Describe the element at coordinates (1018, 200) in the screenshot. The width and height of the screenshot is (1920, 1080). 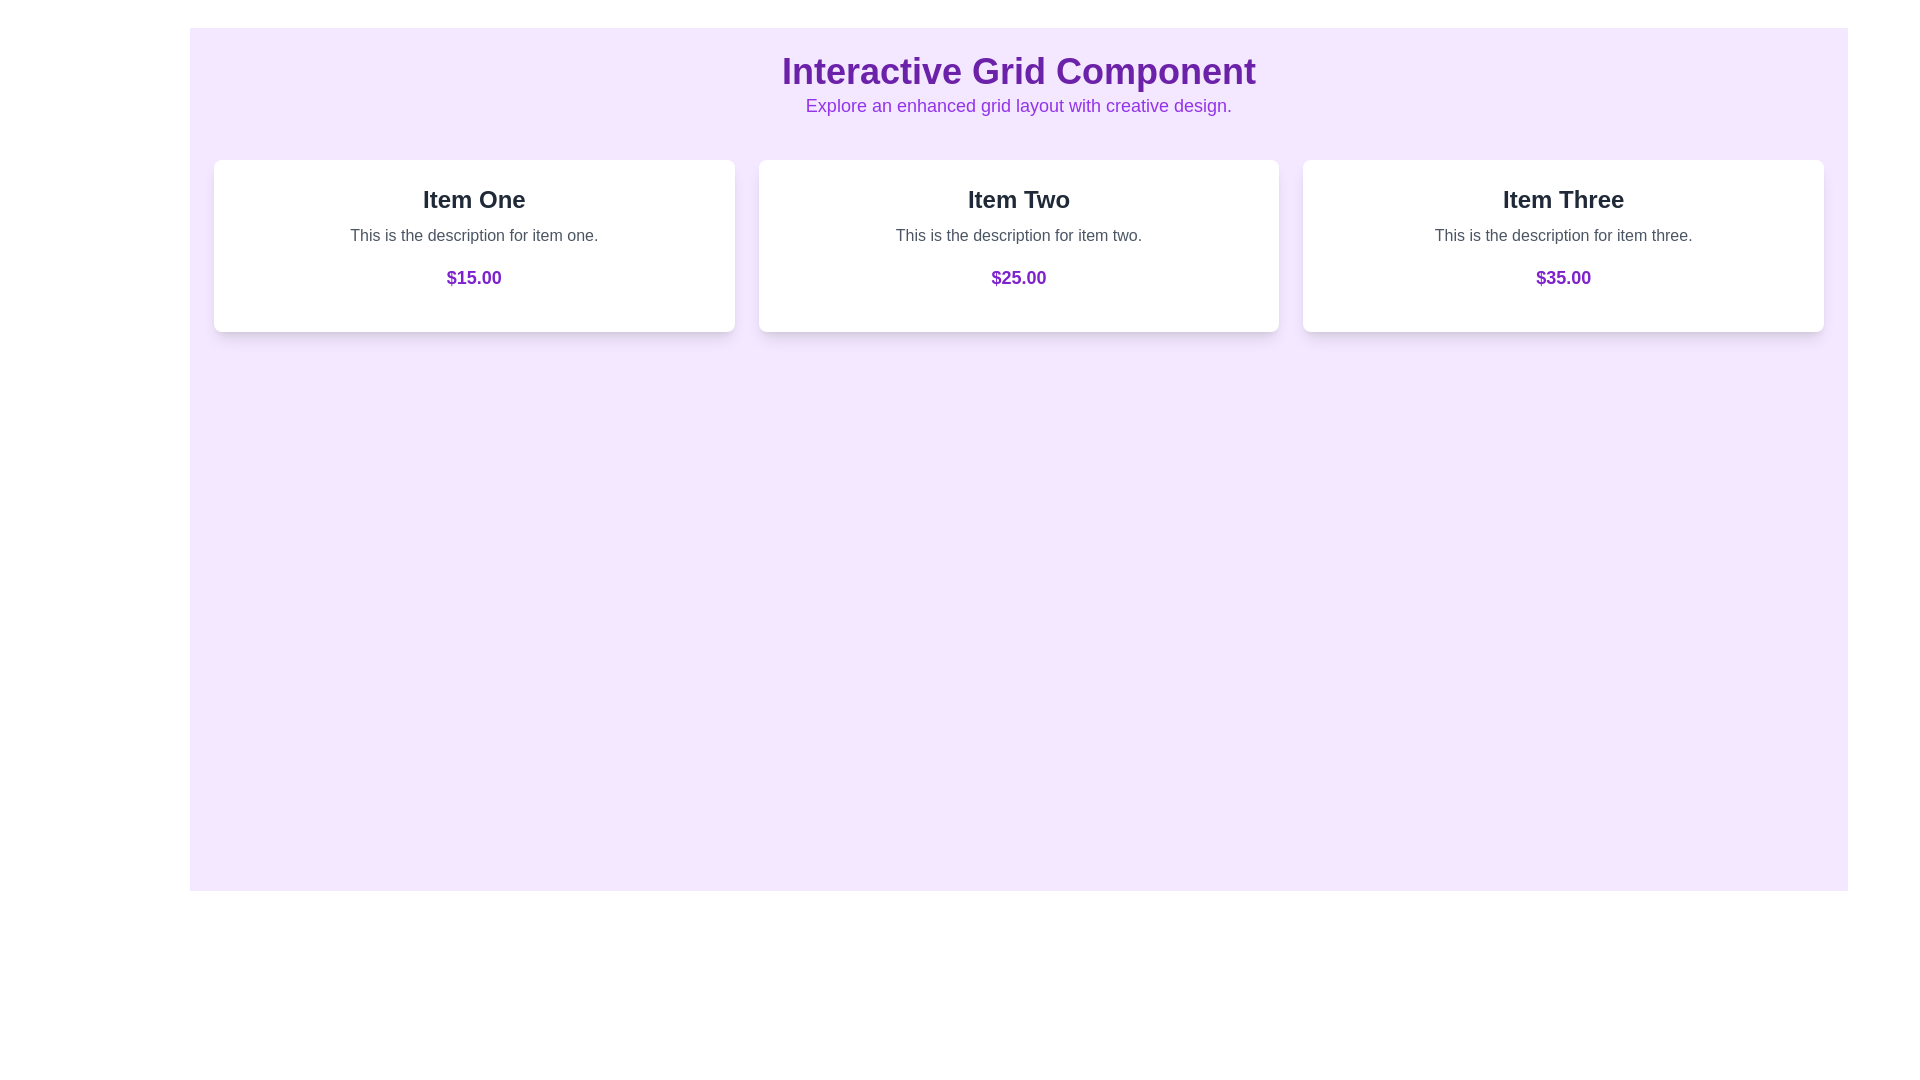
I see `the 'Item Two' text label, which is styled in bold and large dark gray font, located prominently at the upper section of the second card` at that location.